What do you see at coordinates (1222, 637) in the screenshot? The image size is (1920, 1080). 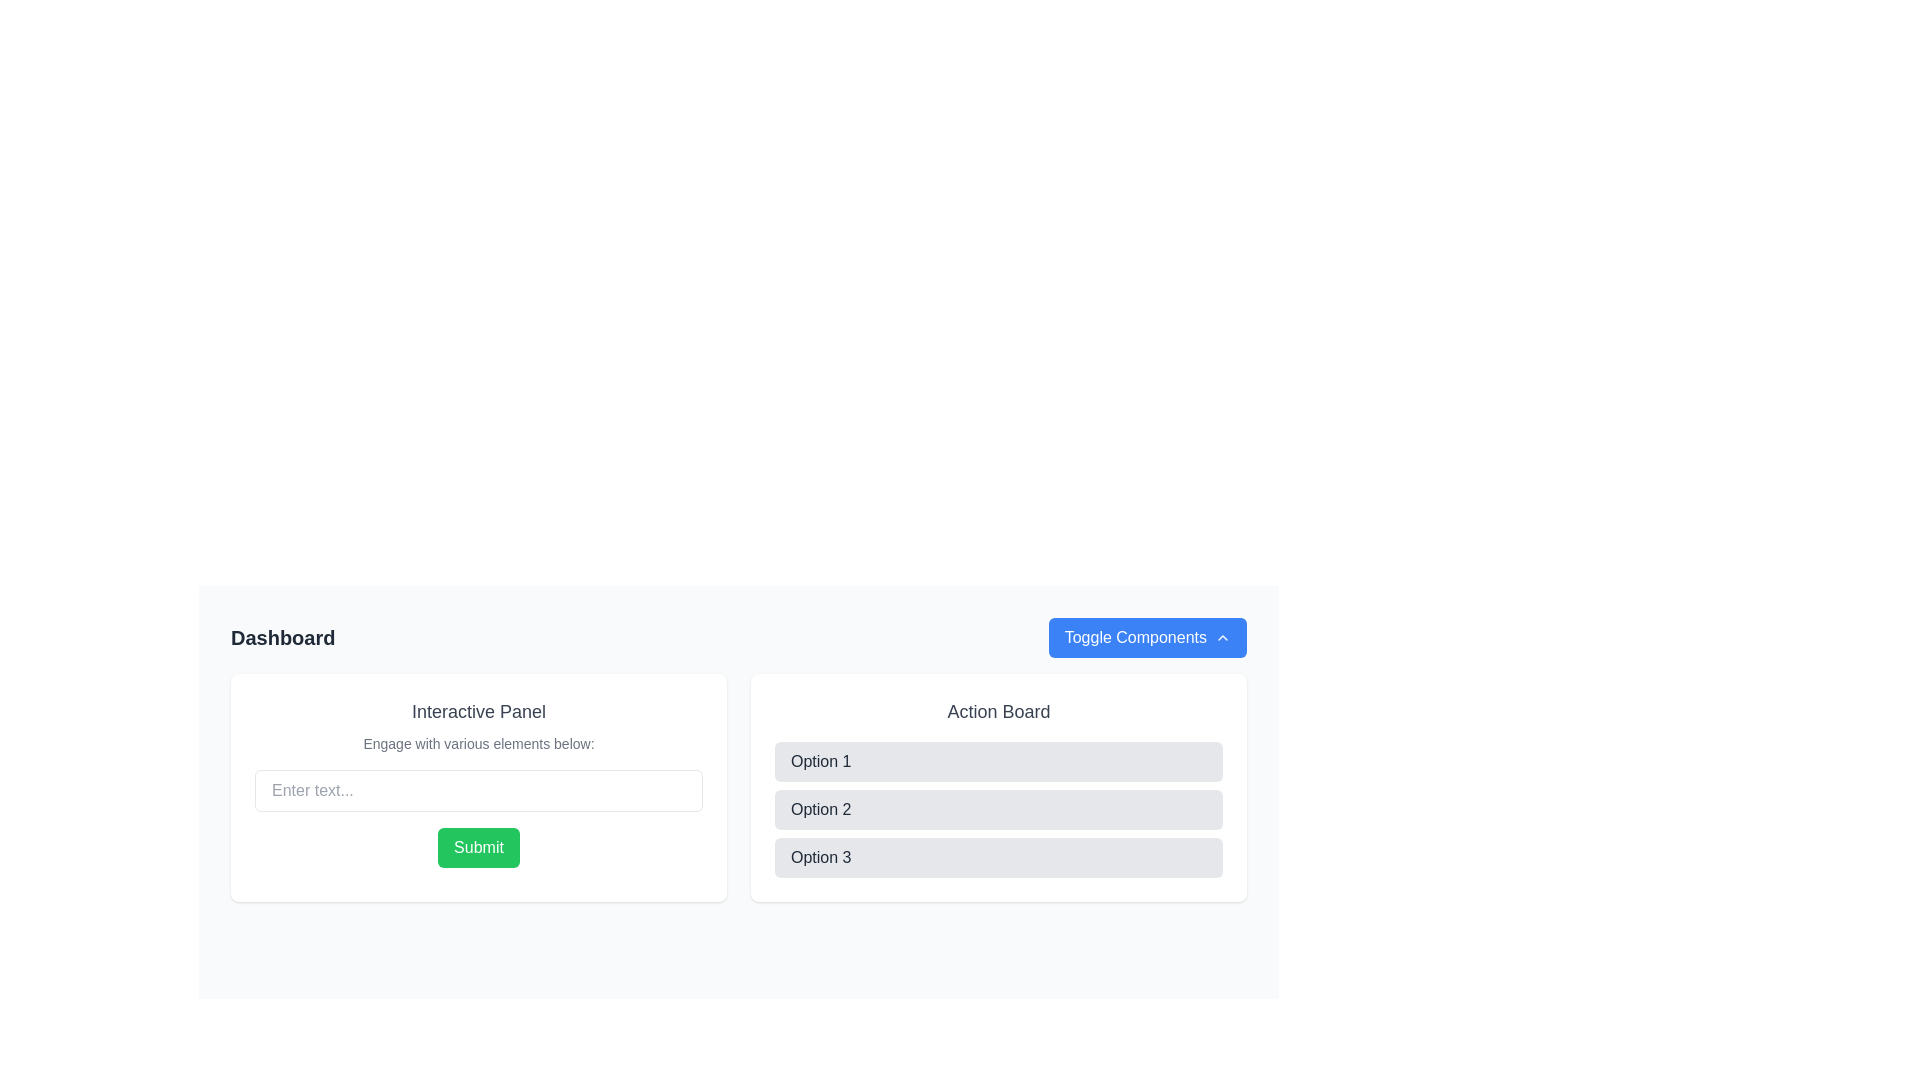 I see `the chevron pointing up icon located to the right of the 'Toggle Components' text in the button at the top right of the interactive panel` at bounding box center [1222, 637].